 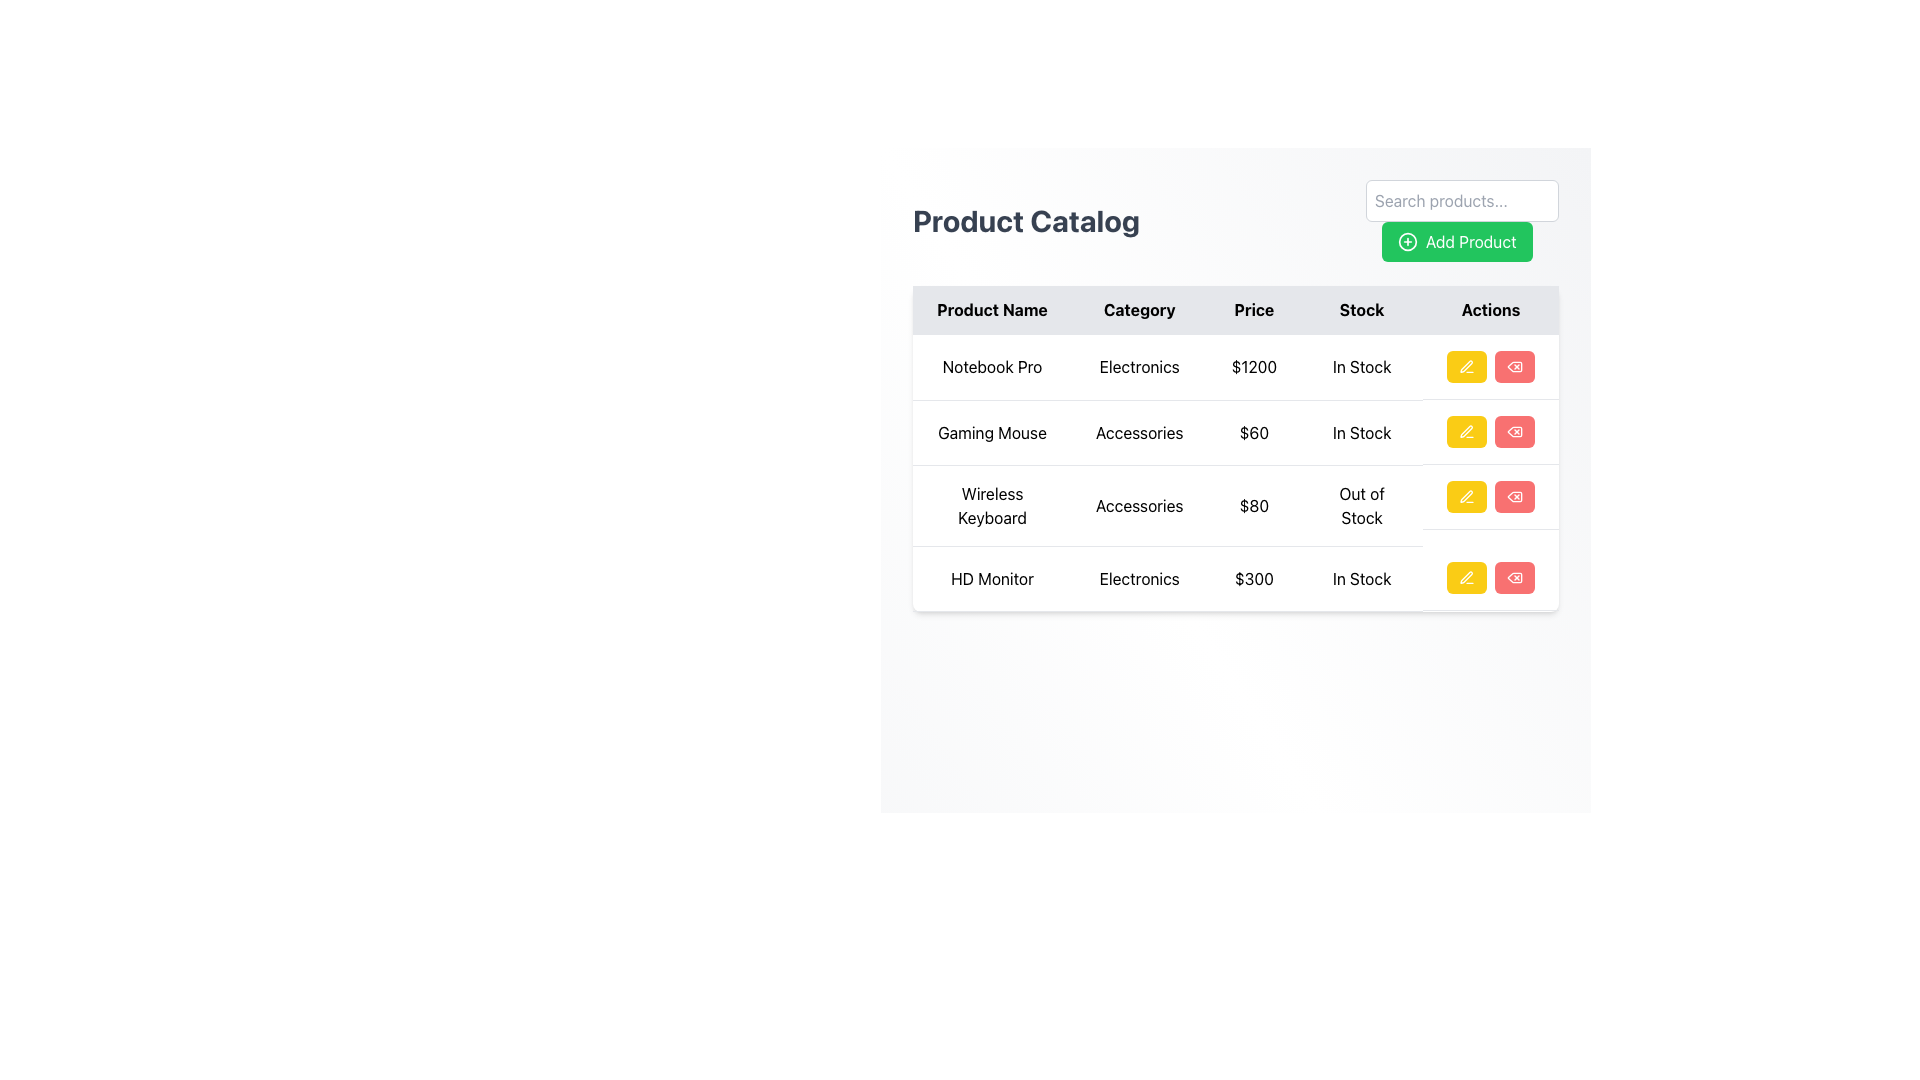 What do you see at coordinates (1467, 366) in the screenshot?
I see `the 'edit' button in the 'Actions' column of the first row in the 'Product Catalog' table` at bounding box center [1467, 366].